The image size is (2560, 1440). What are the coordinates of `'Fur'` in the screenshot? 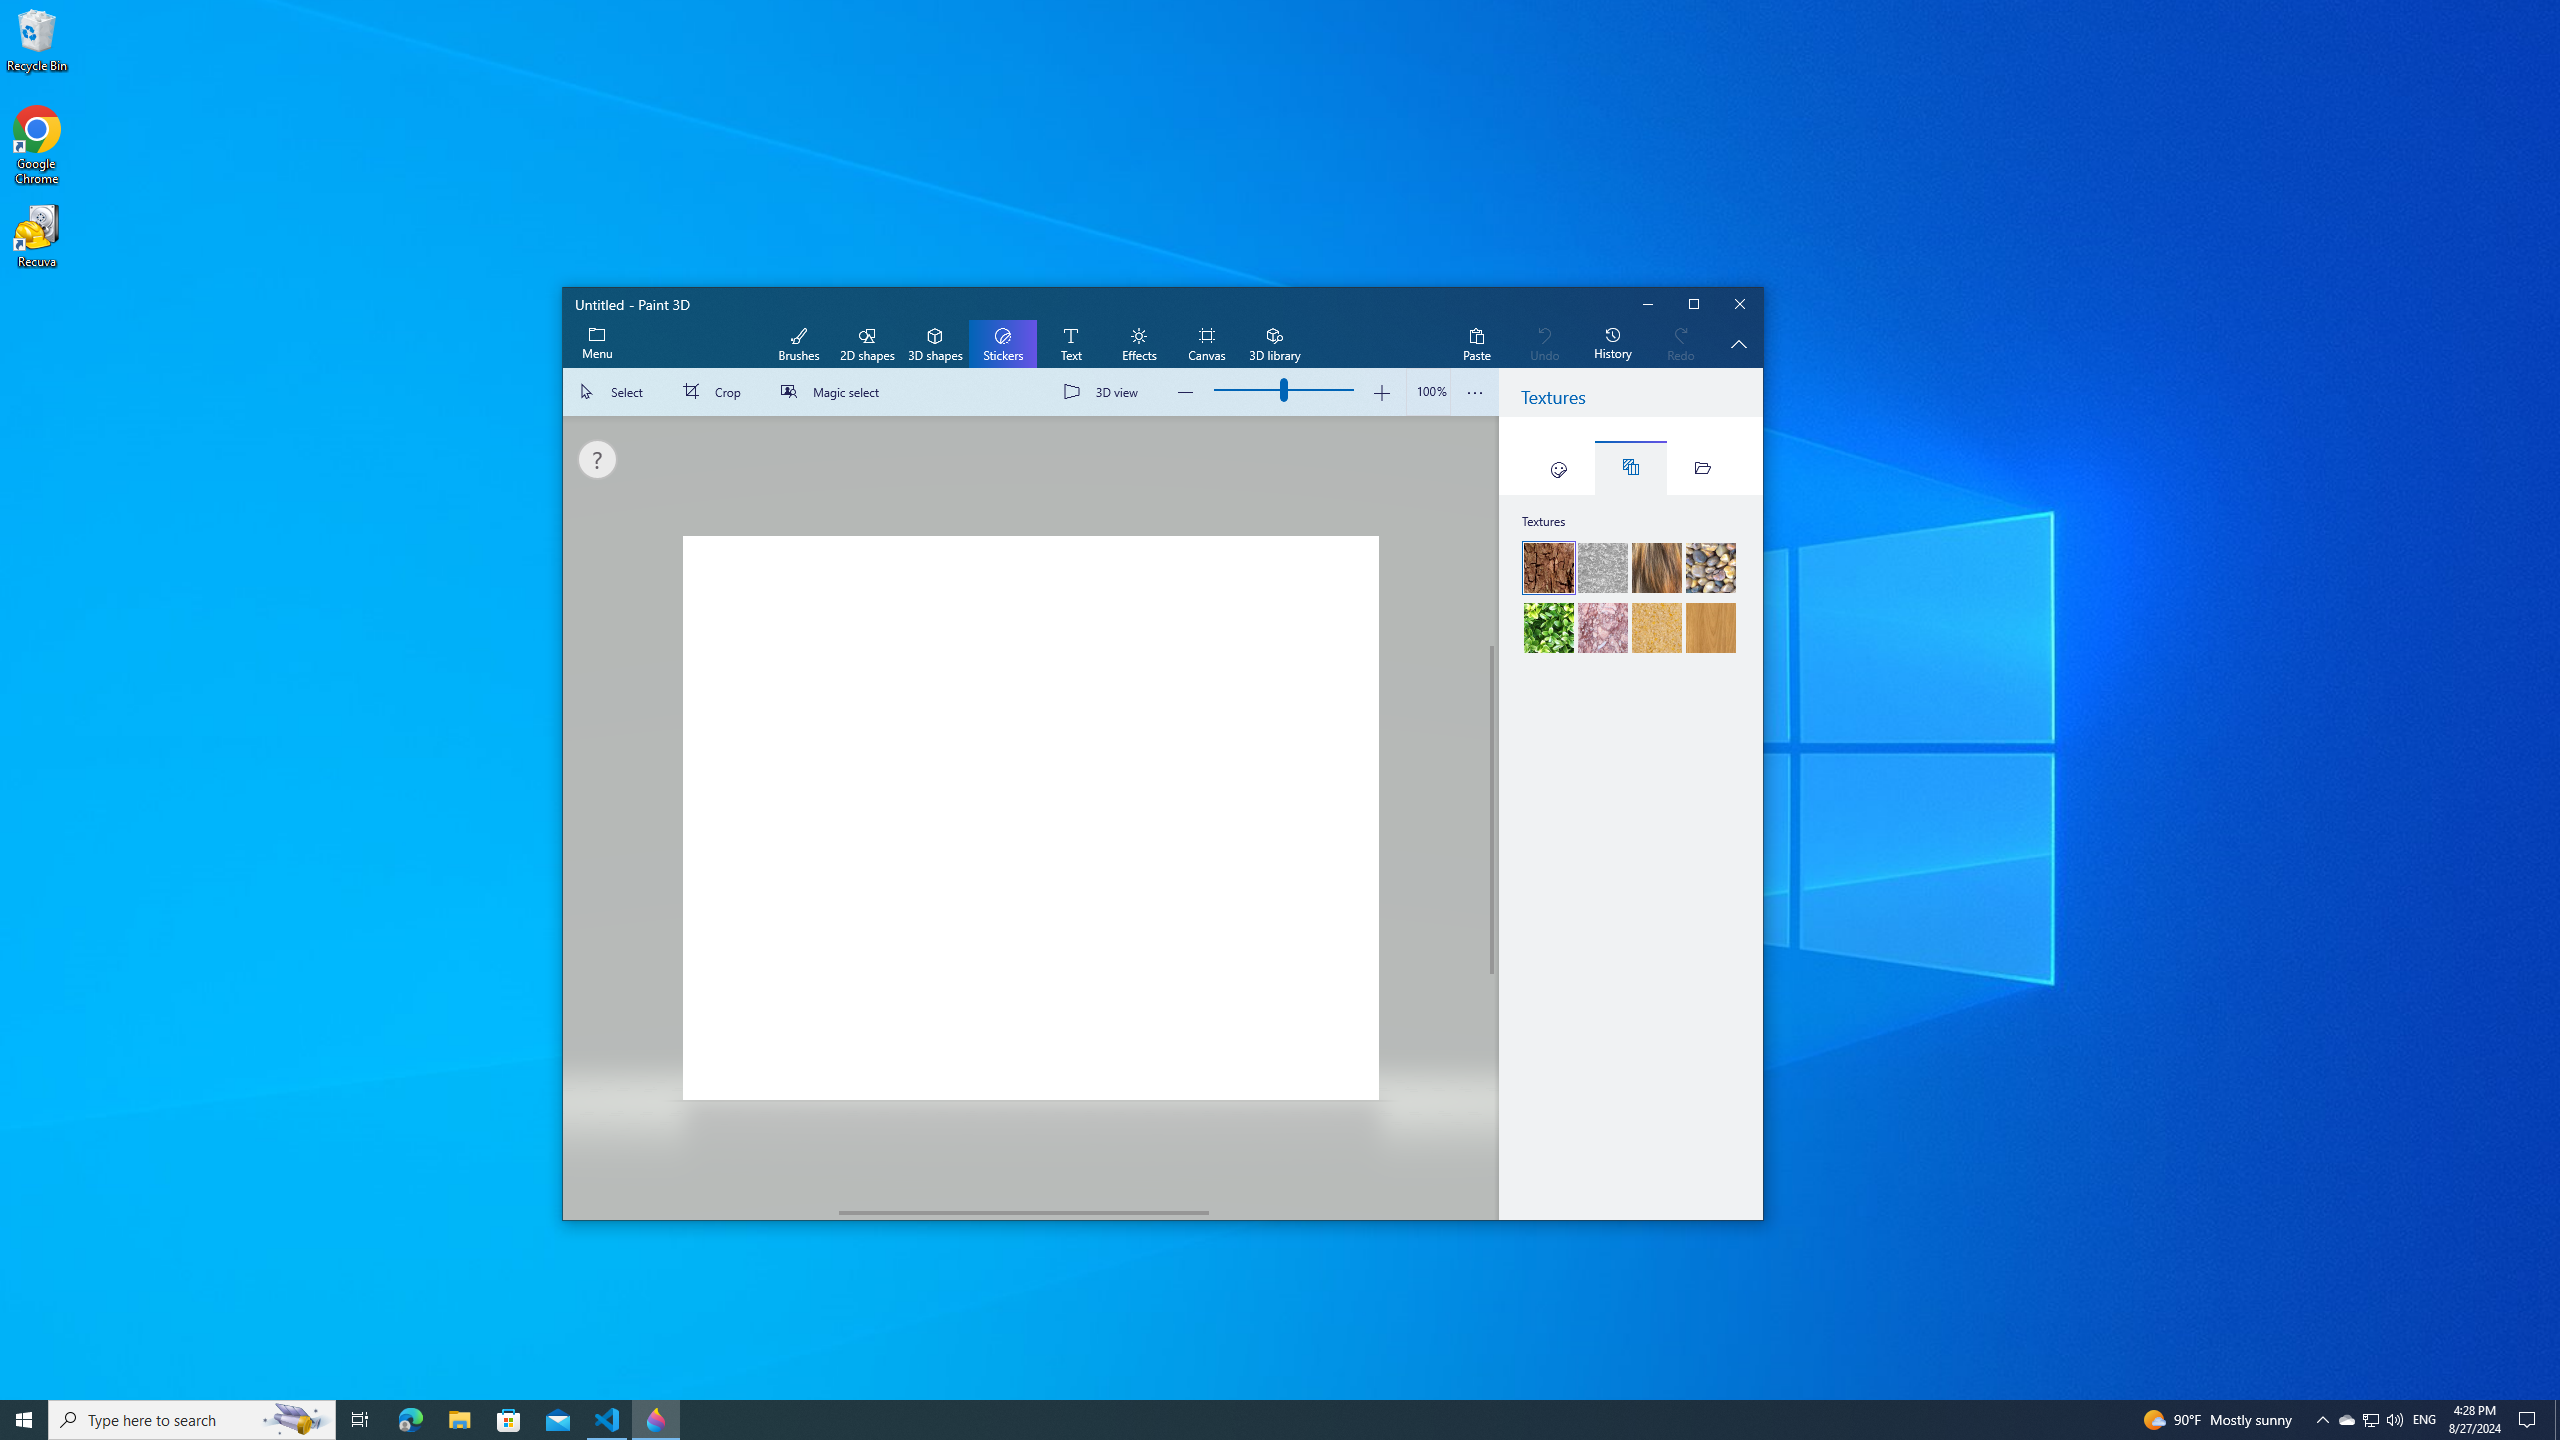 It's located at (1656, 567).